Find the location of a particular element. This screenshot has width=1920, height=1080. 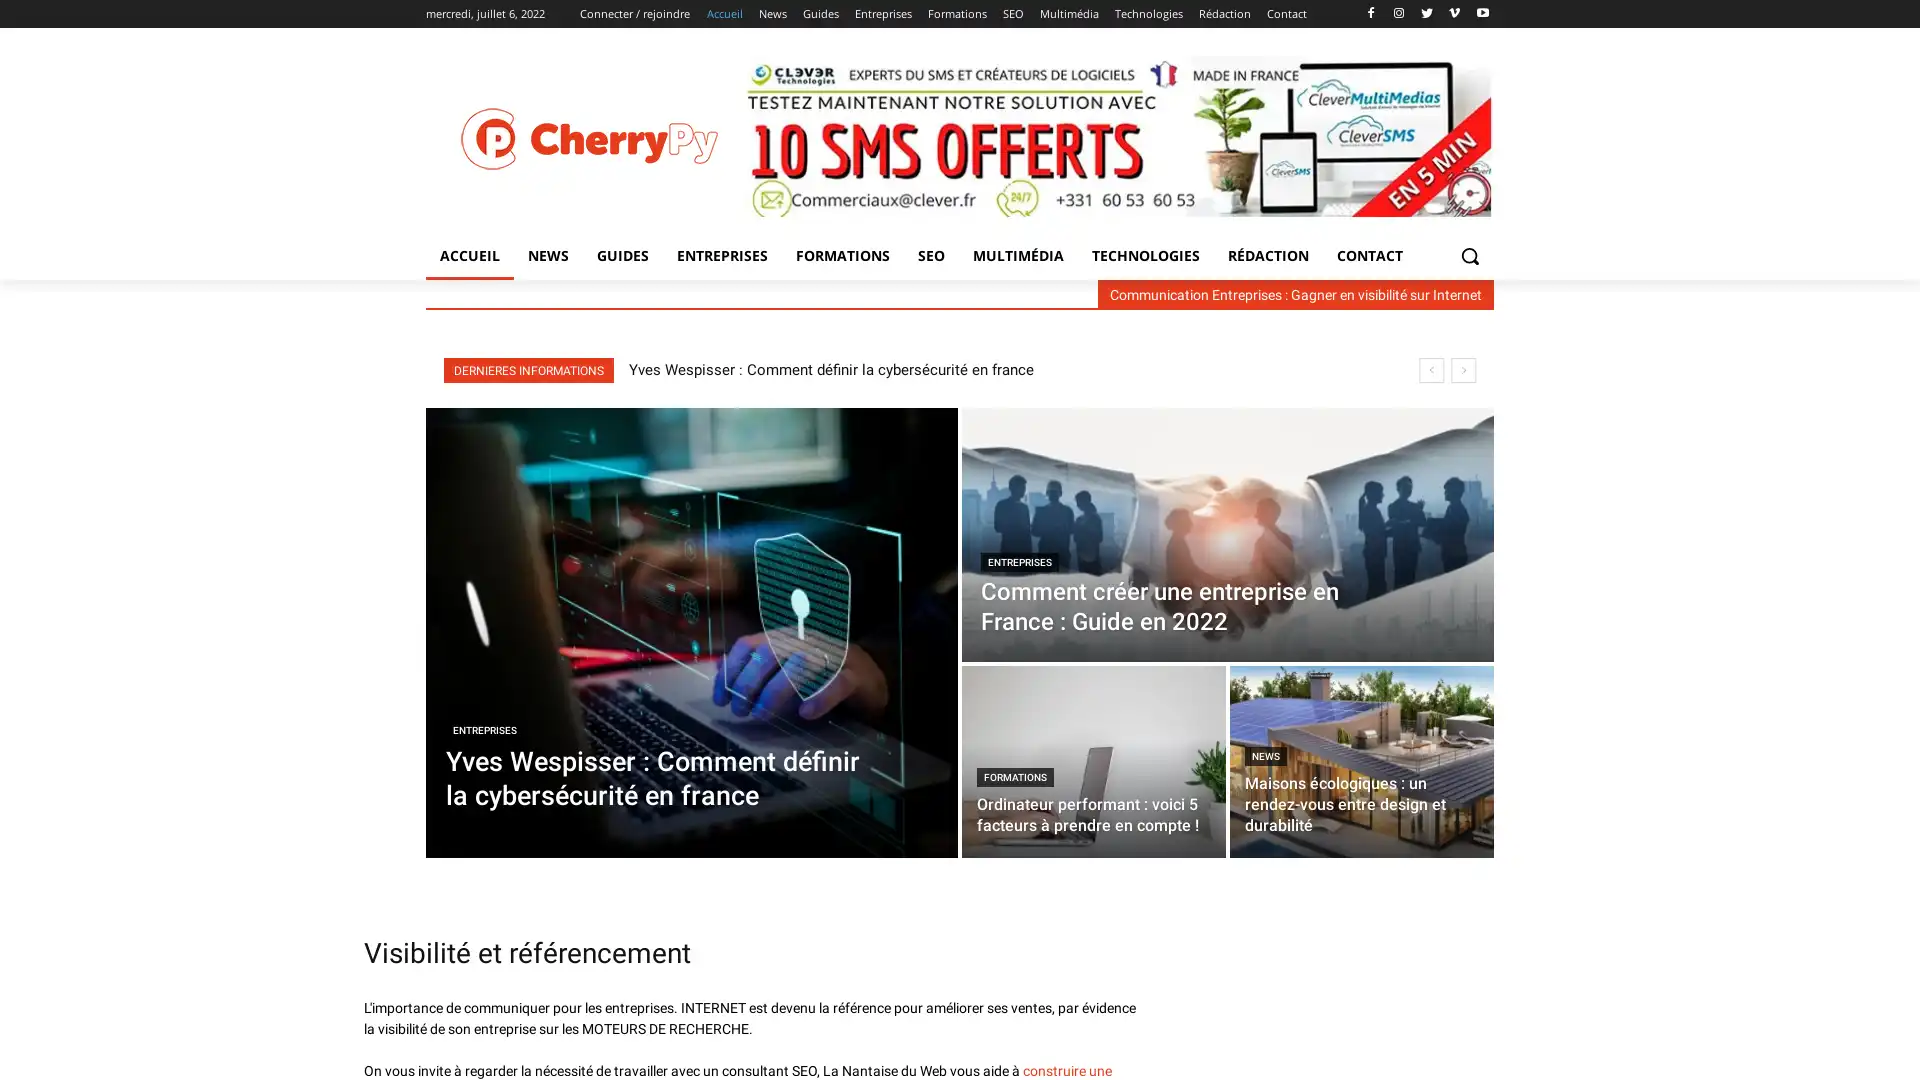

Search is located at coordinates (1469, 254).